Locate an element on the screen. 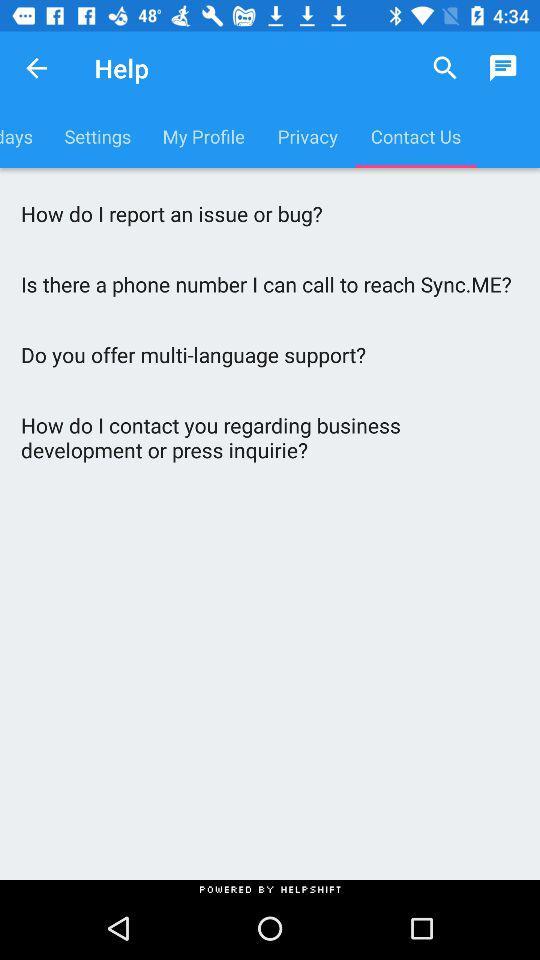  item to the right of the privacy item is located at coordinates (445, 68).